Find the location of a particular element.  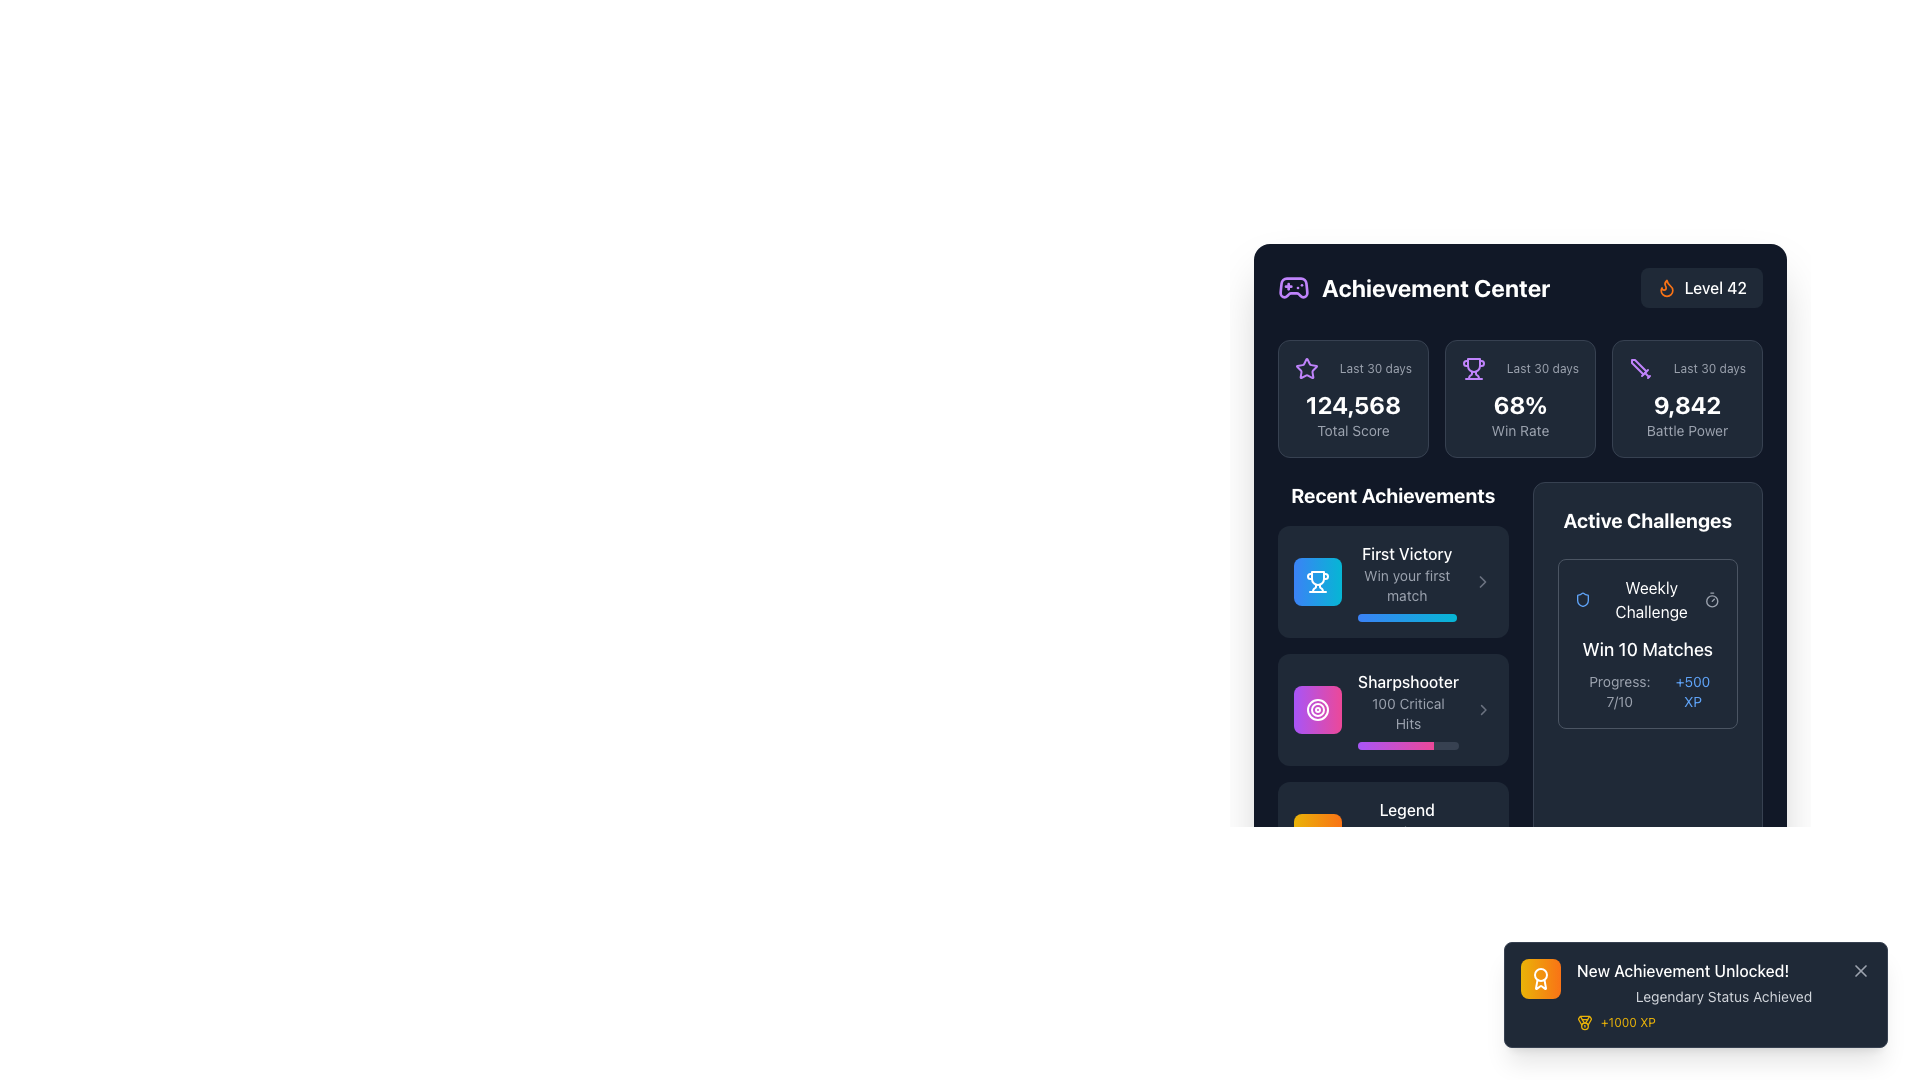

the progress information text label located in the 'Active Challenges' section, under the 'Weekly Challenge' heading, positioned to the left of the '+500 XP' text is located at coordinates (1619, 690).